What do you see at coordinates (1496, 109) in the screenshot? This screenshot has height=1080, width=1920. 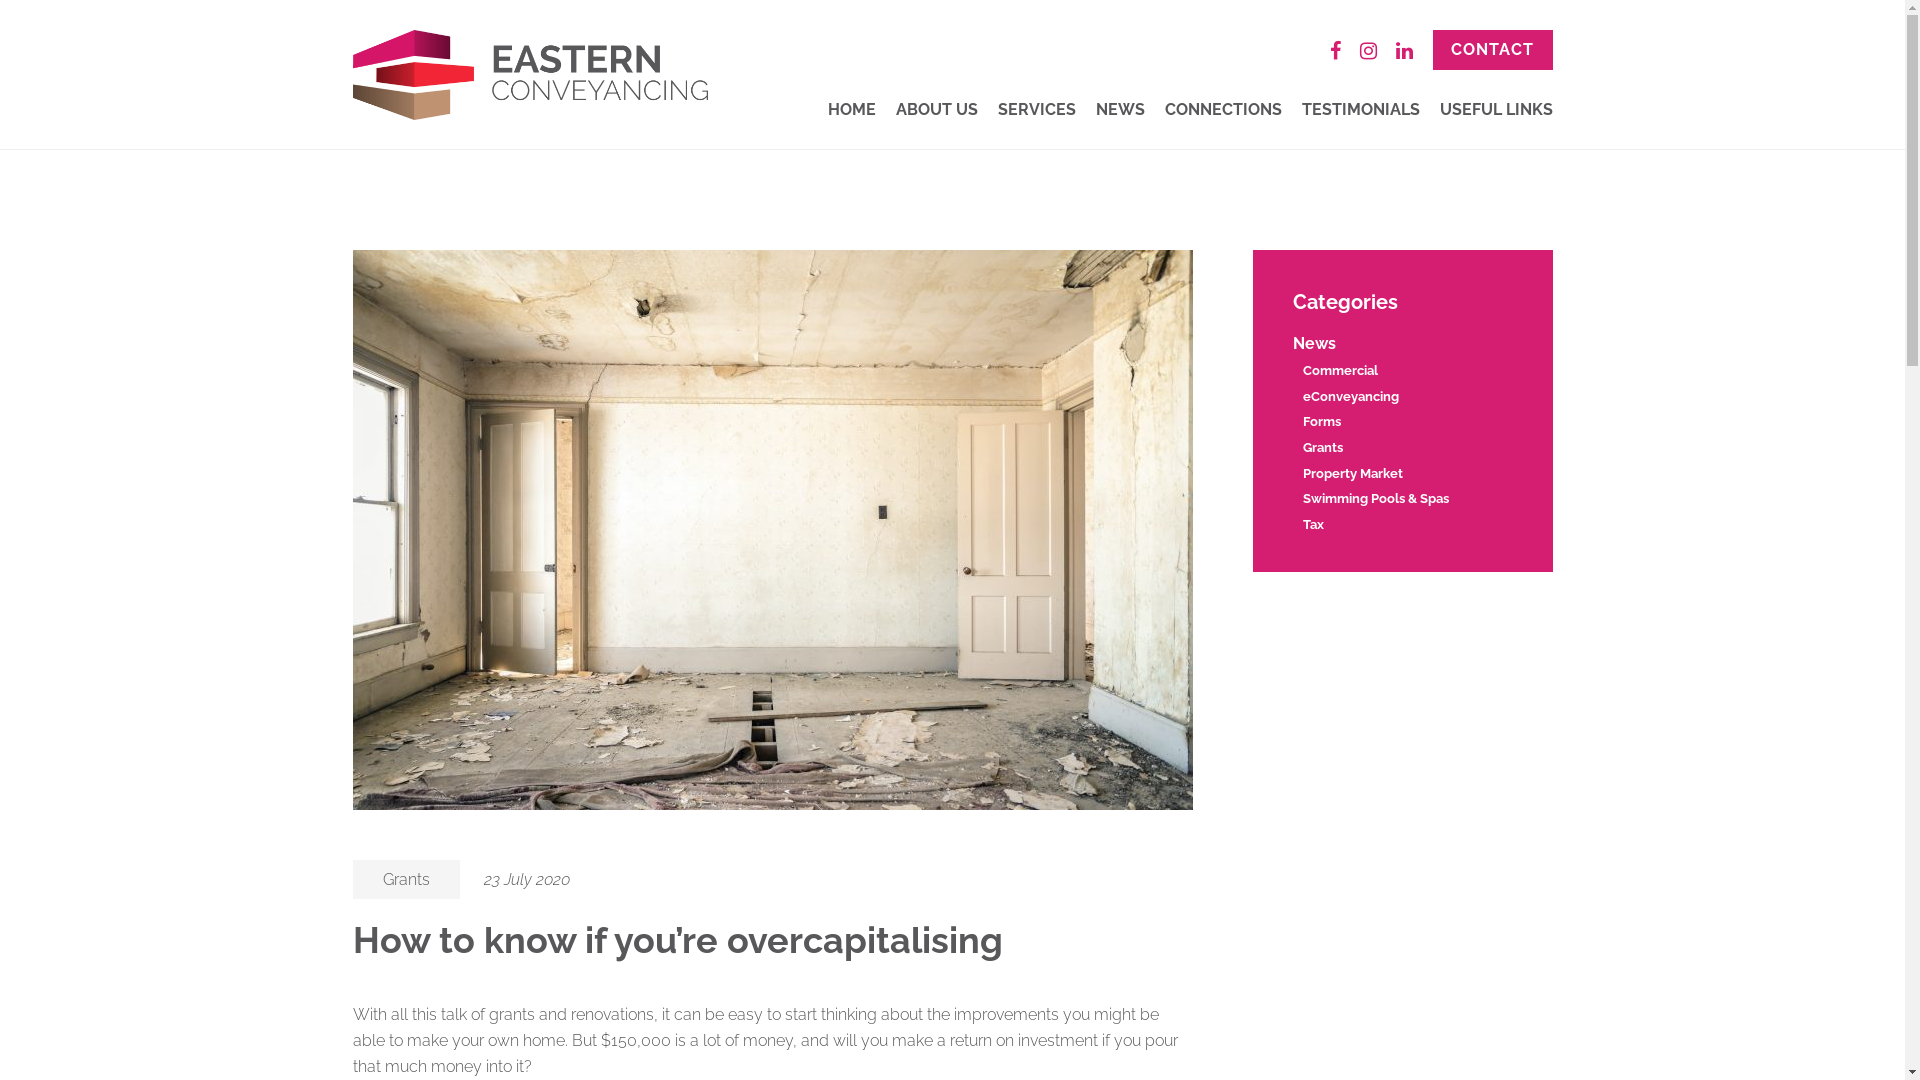 I see `'USEFUL LINKS'` at bounding box center [1496, 109].